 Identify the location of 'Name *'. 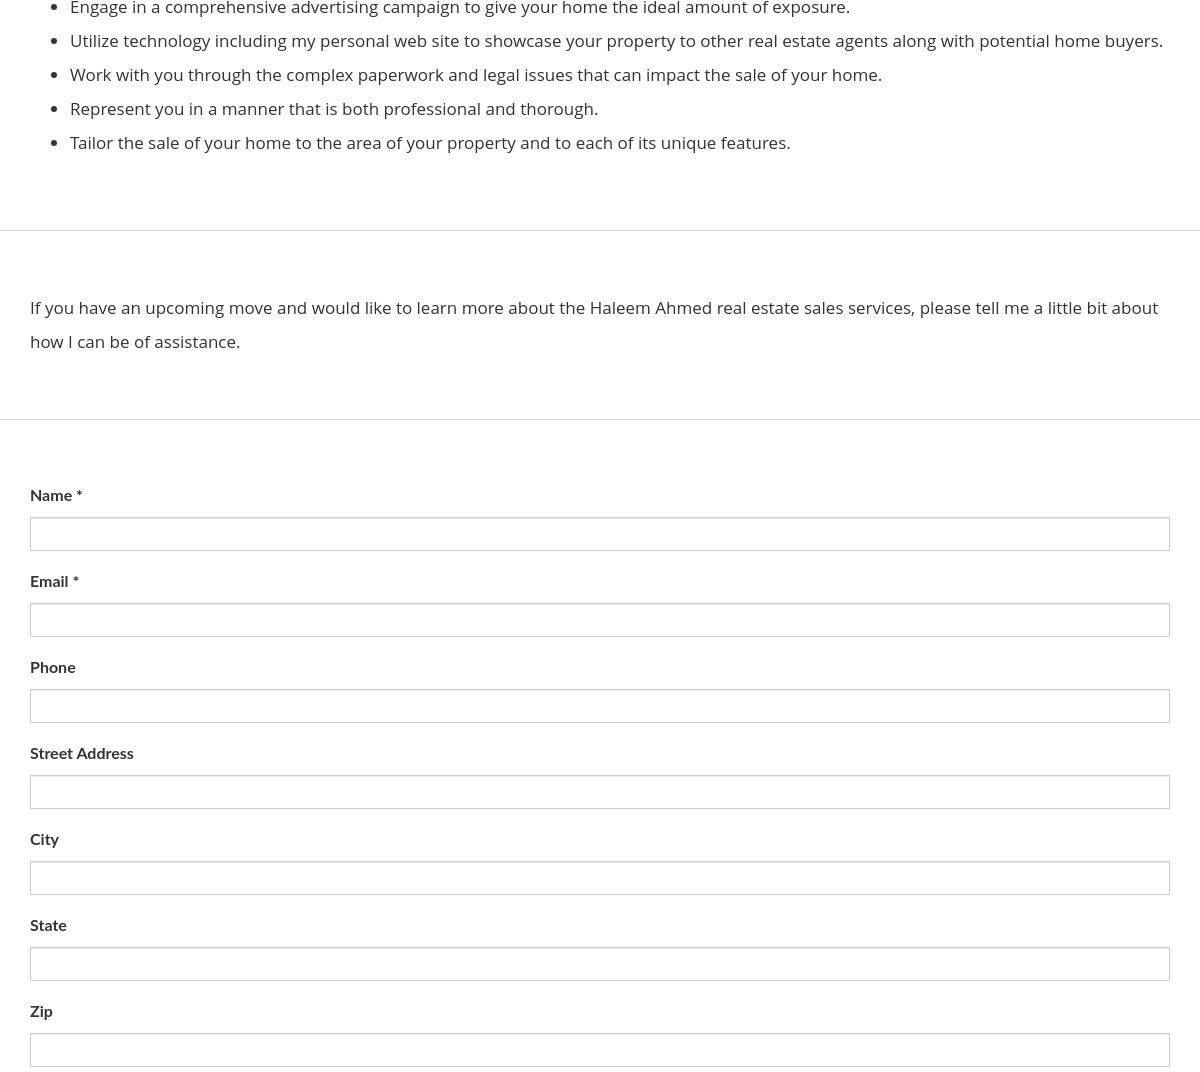
(56, 496).